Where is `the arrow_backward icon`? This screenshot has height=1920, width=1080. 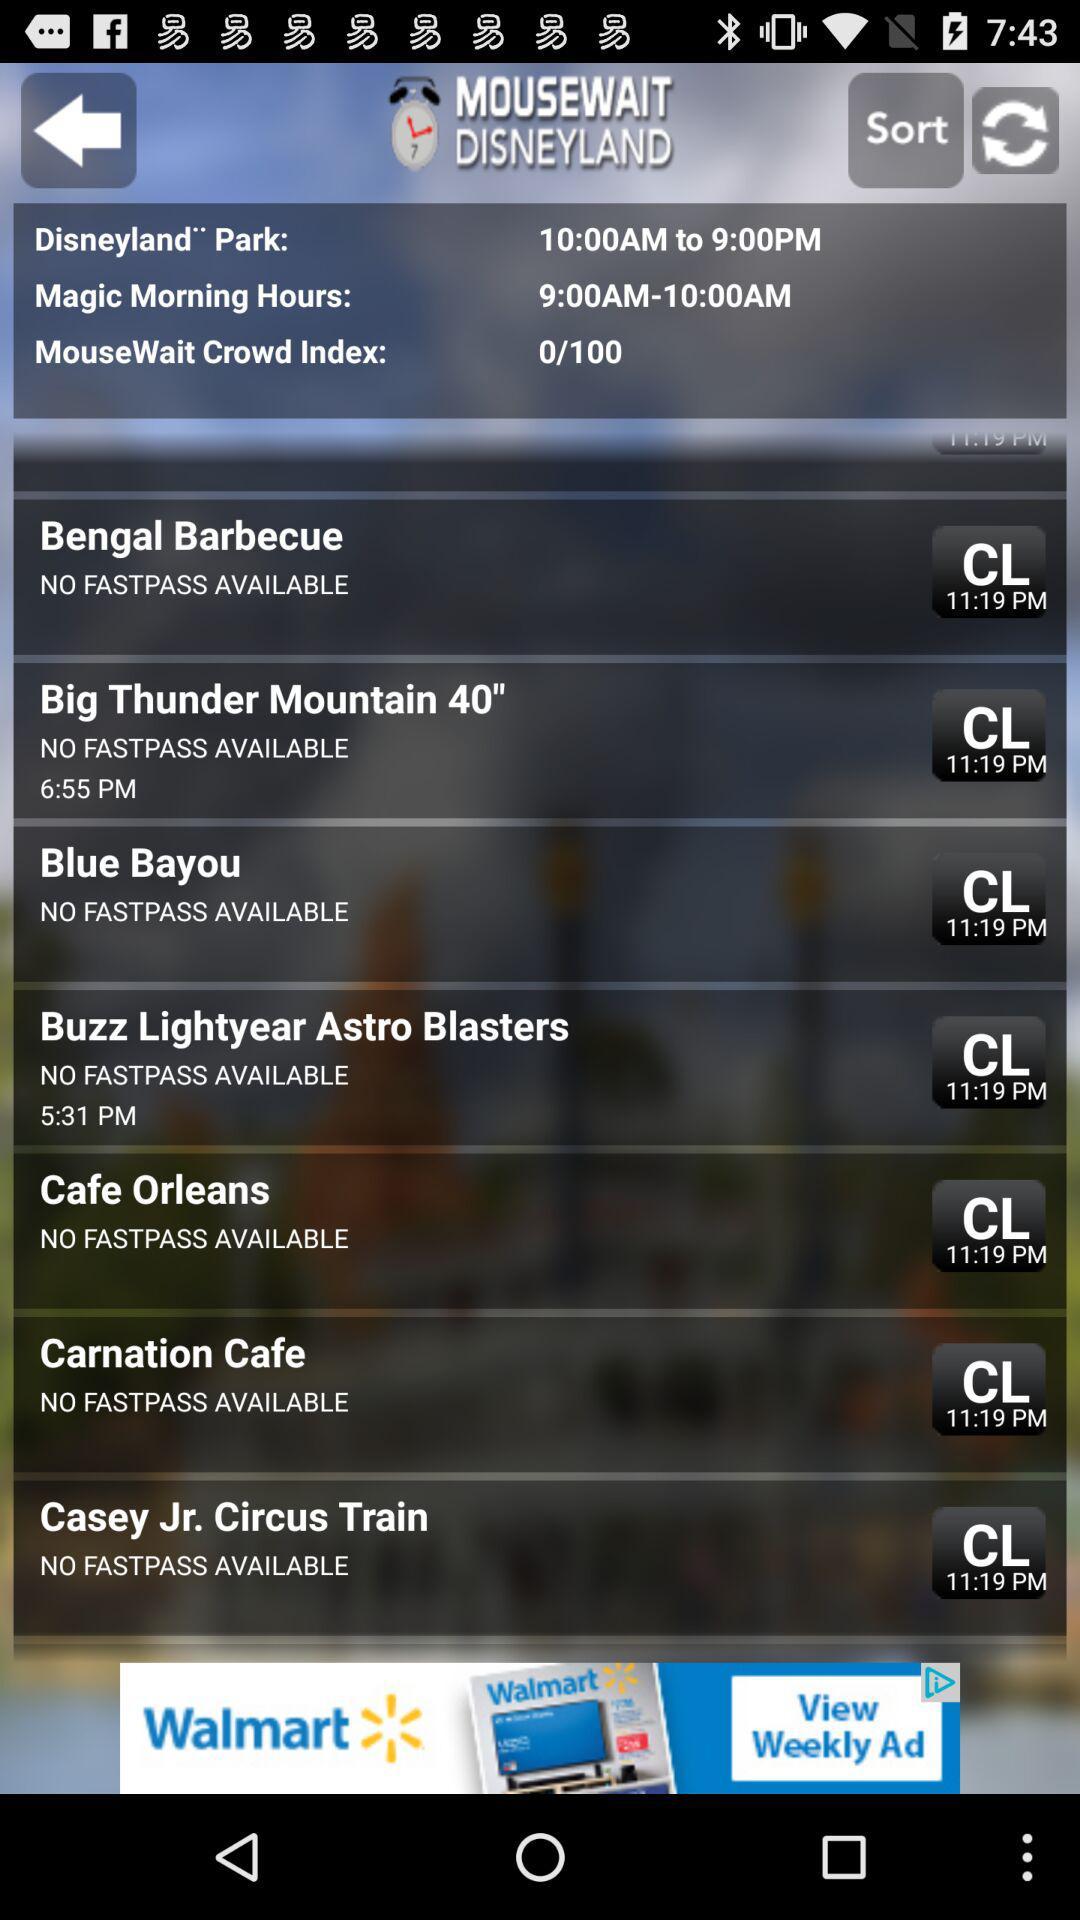 the arrow_backward icon is located at coordinates (77, 138).